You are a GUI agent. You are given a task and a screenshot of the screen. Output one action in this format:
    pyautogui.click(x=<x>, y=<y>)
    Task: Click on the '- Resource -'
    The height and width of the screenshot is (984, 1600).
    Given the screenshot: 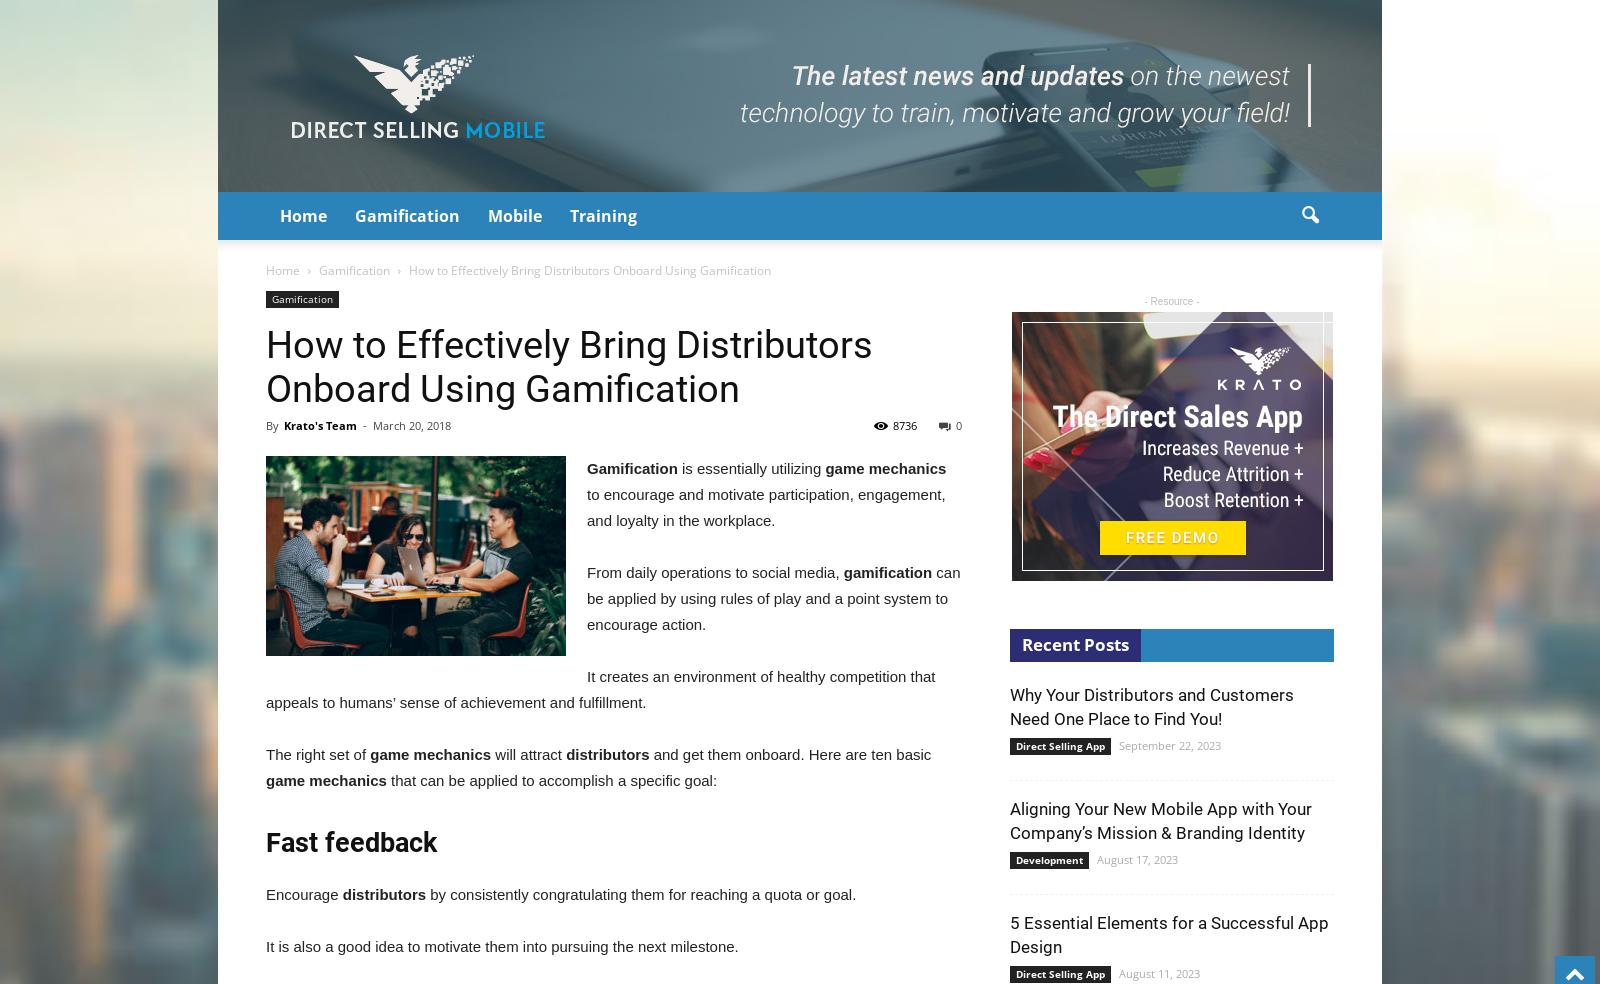 What is the action you would take?
    pyautogui.click(x=1144, y=300)
    